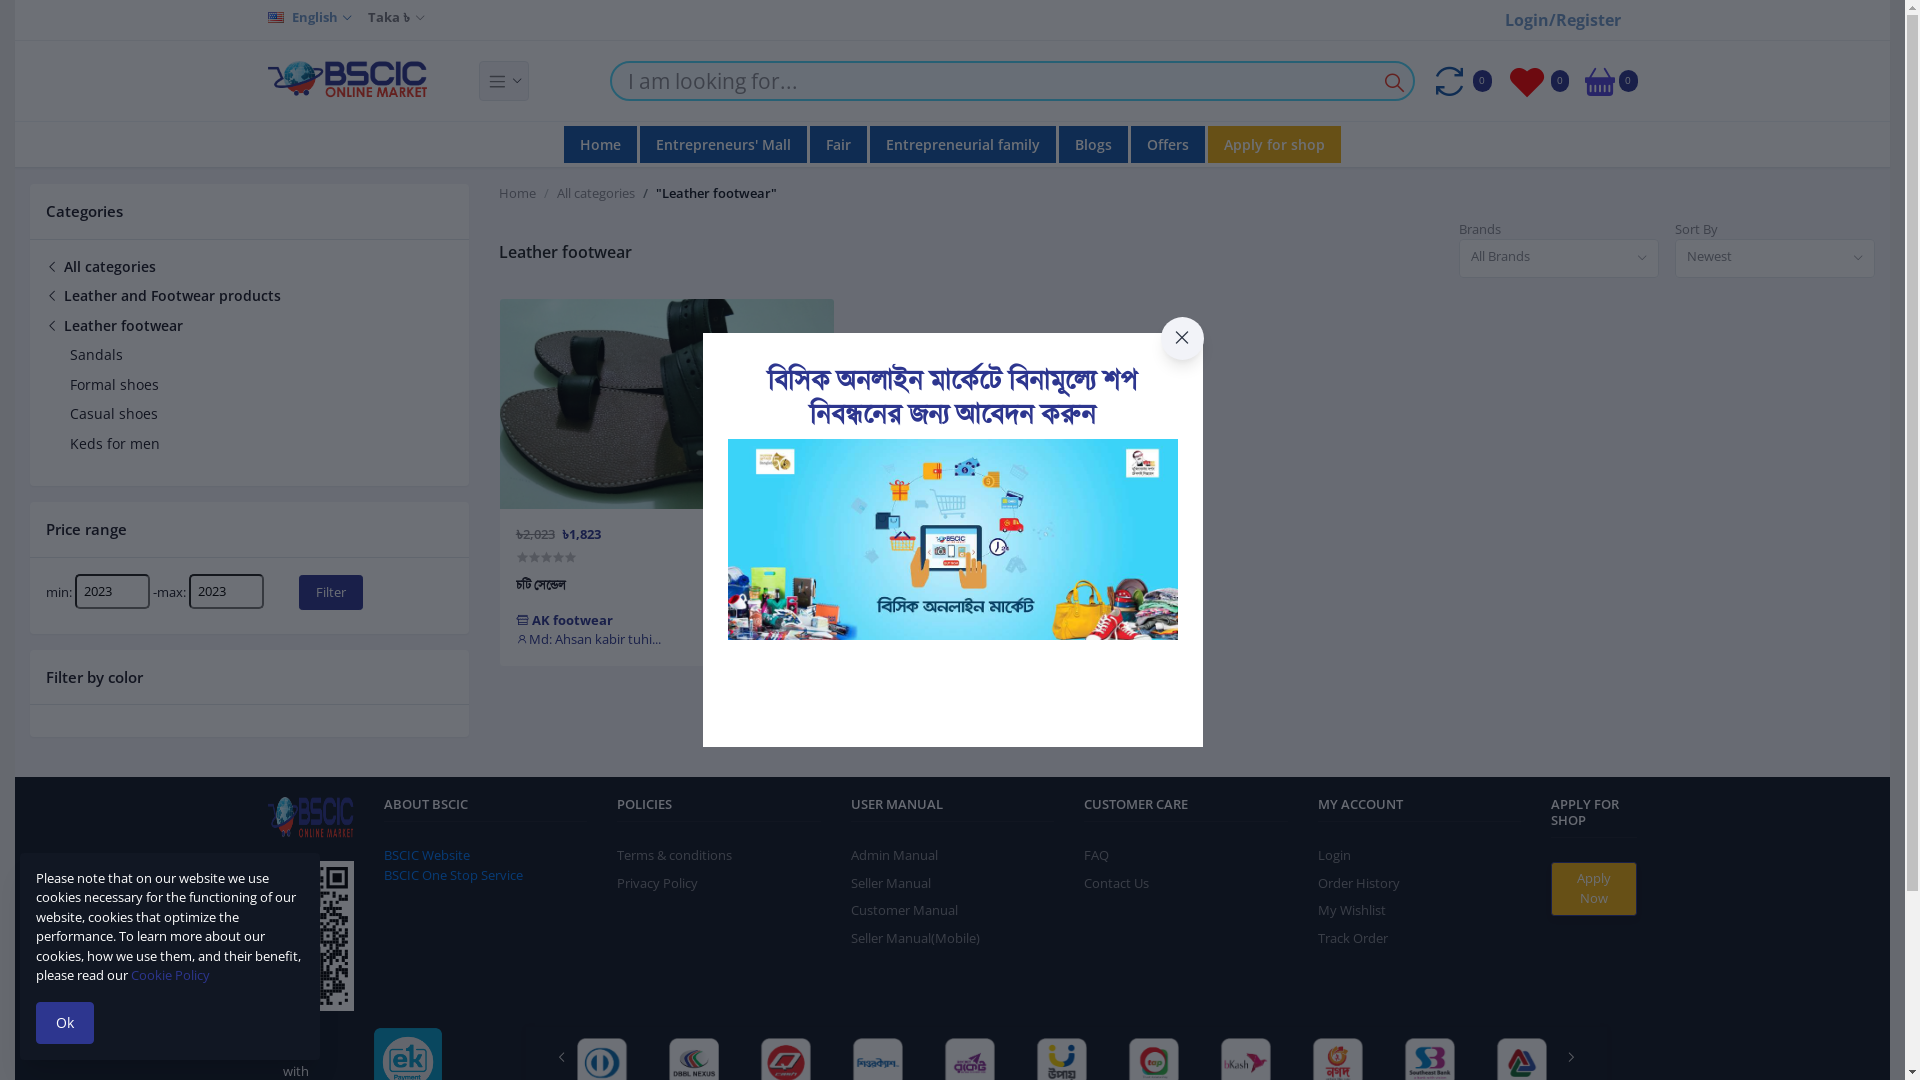  What do you see at coordinates (850, 882) in the screenshot?
I see `'Seller Manual'` at bounding box center [850, 882].